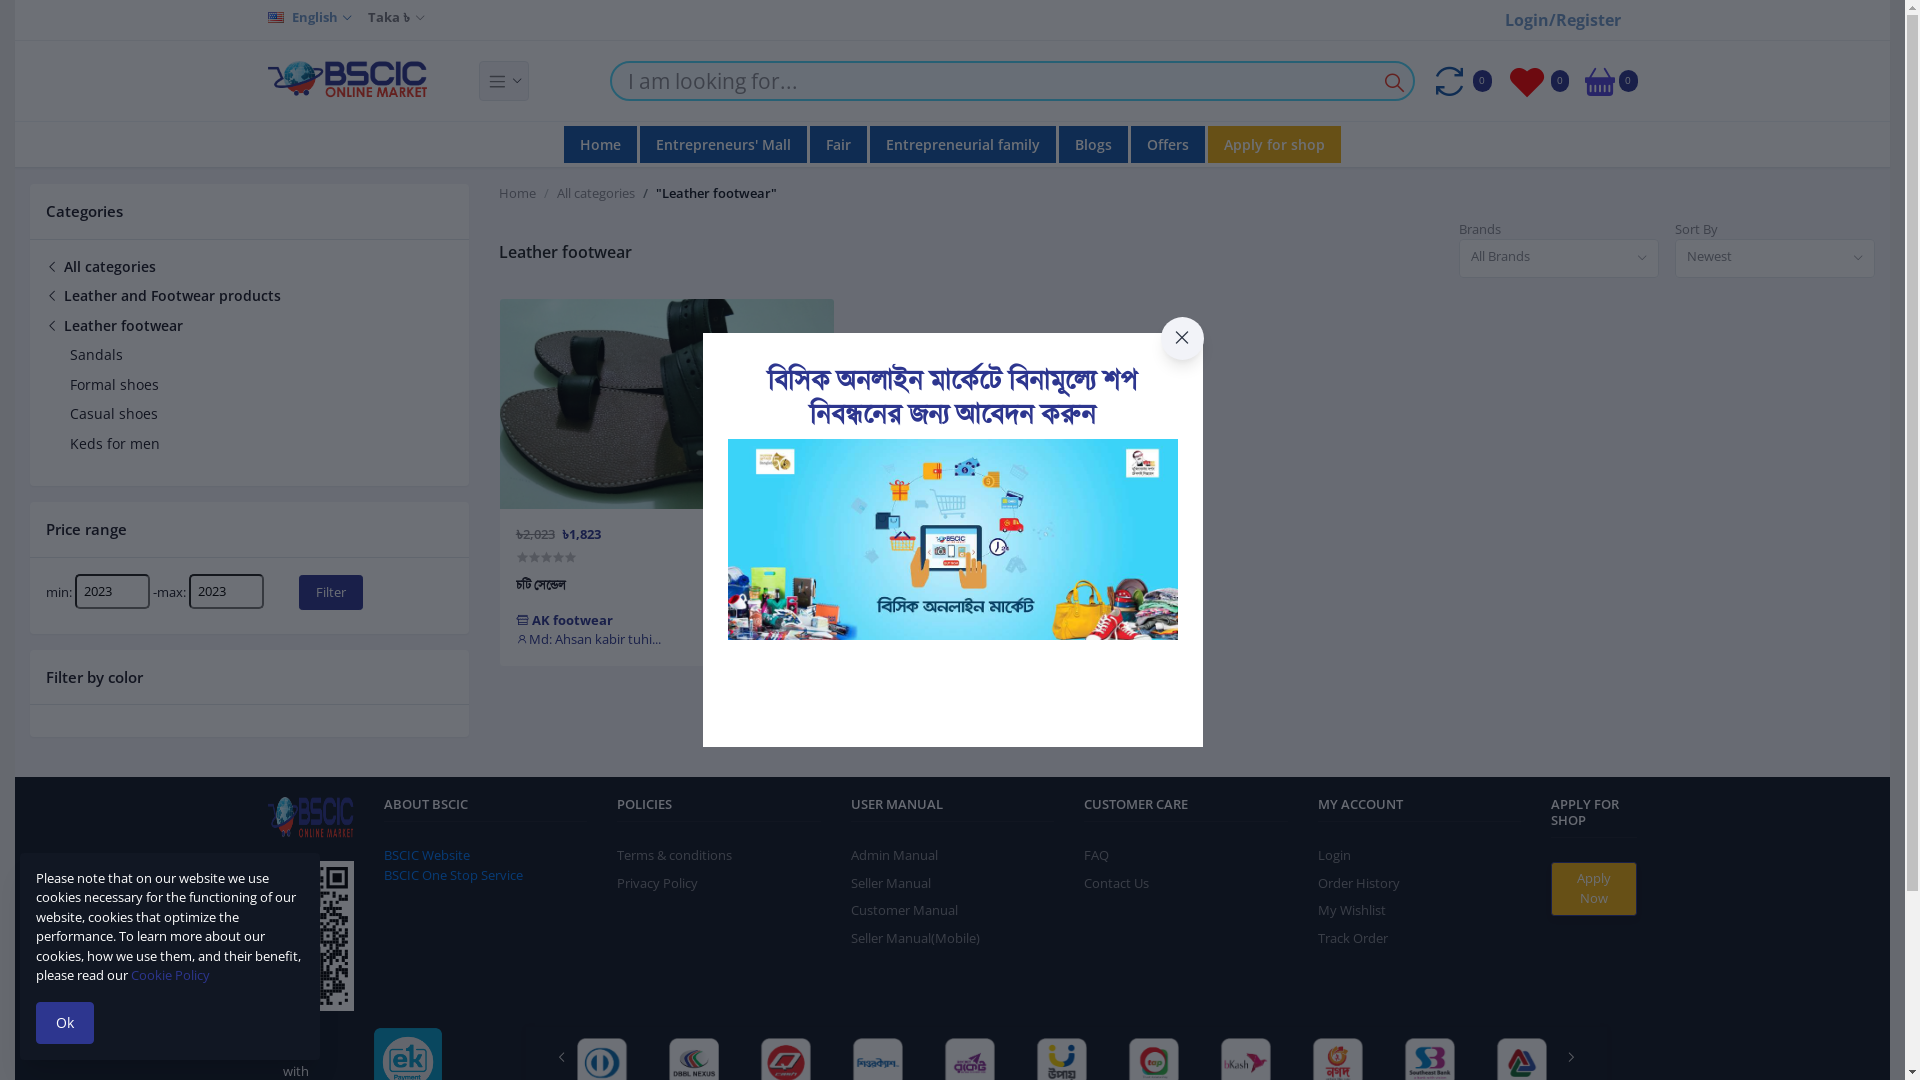  What do you see at coordinates (850, 882) in the screenshot?
I see `'Seller Manual'` at bounding box center [850, 882].